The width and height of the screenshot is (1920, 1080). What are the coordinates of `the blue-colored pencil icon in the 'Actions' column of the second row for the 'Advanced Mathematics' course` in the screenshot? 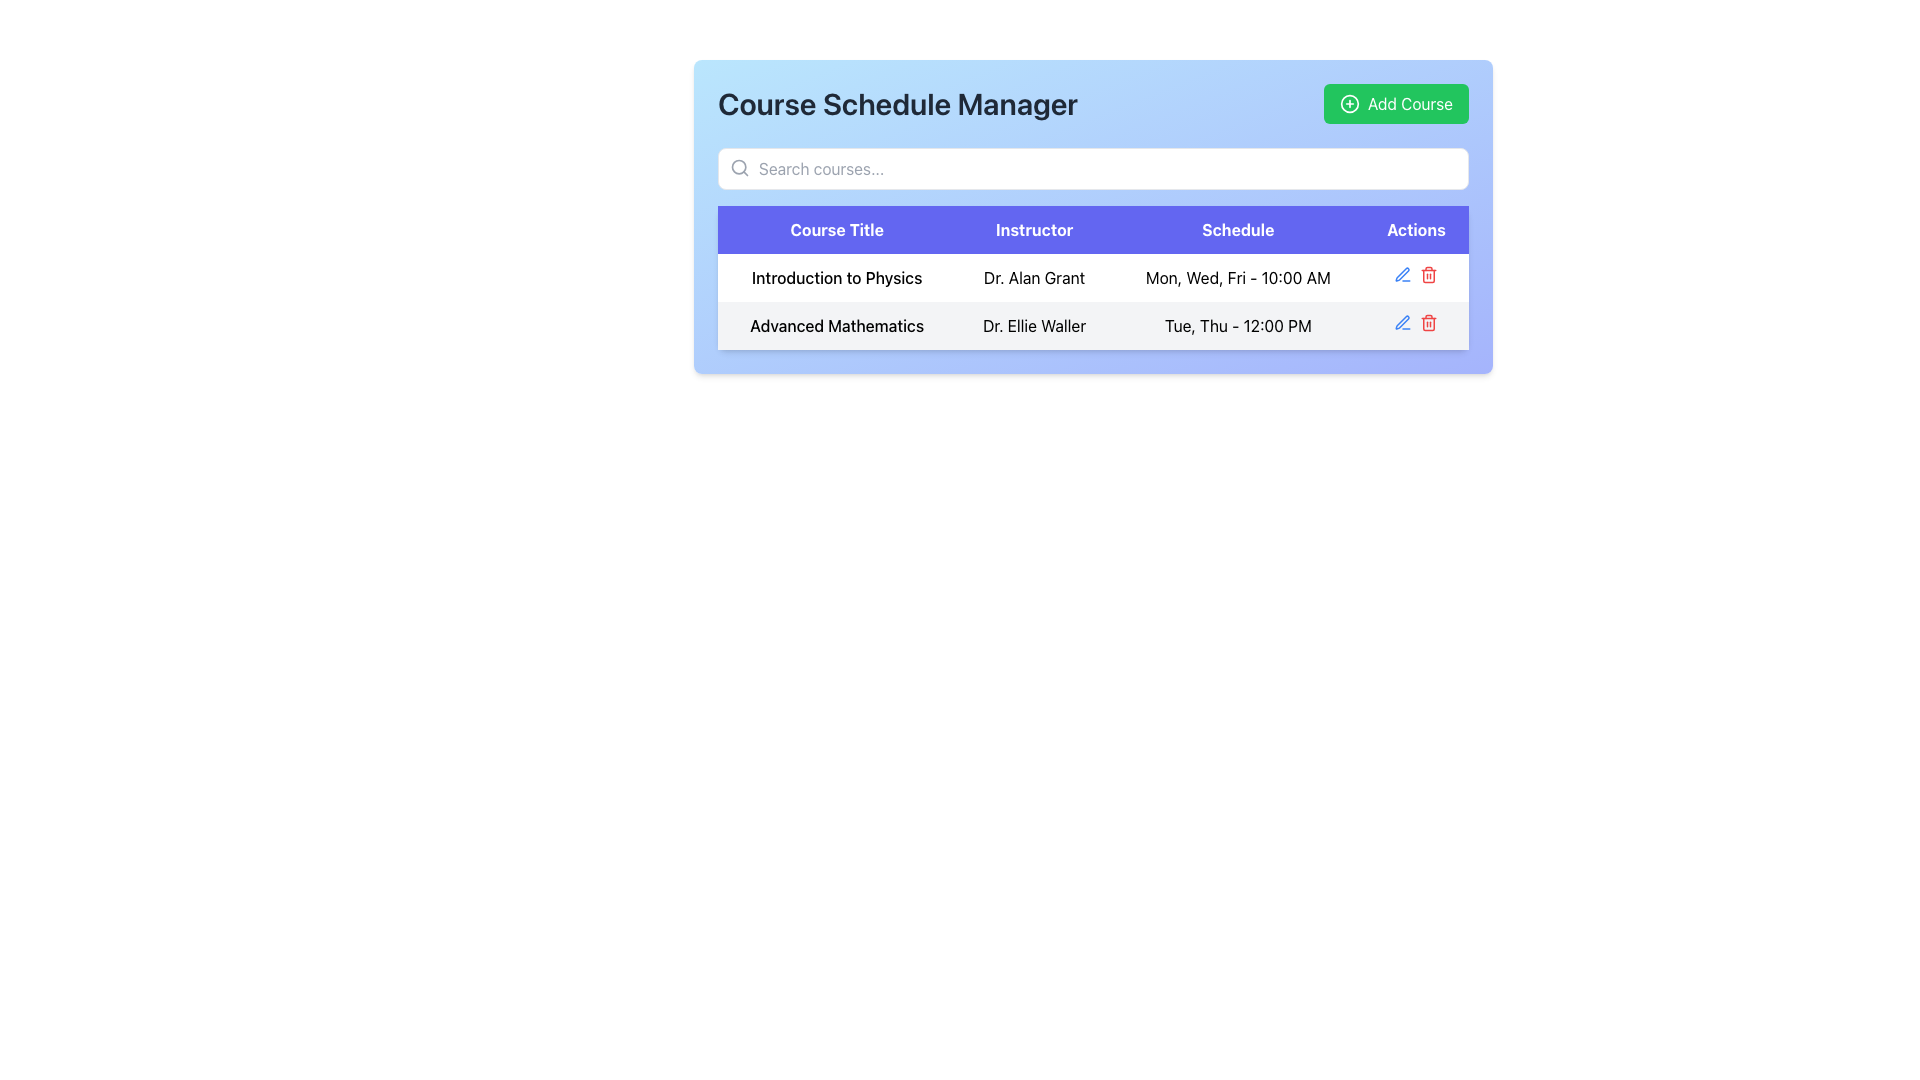 It's located at (1402, 322).